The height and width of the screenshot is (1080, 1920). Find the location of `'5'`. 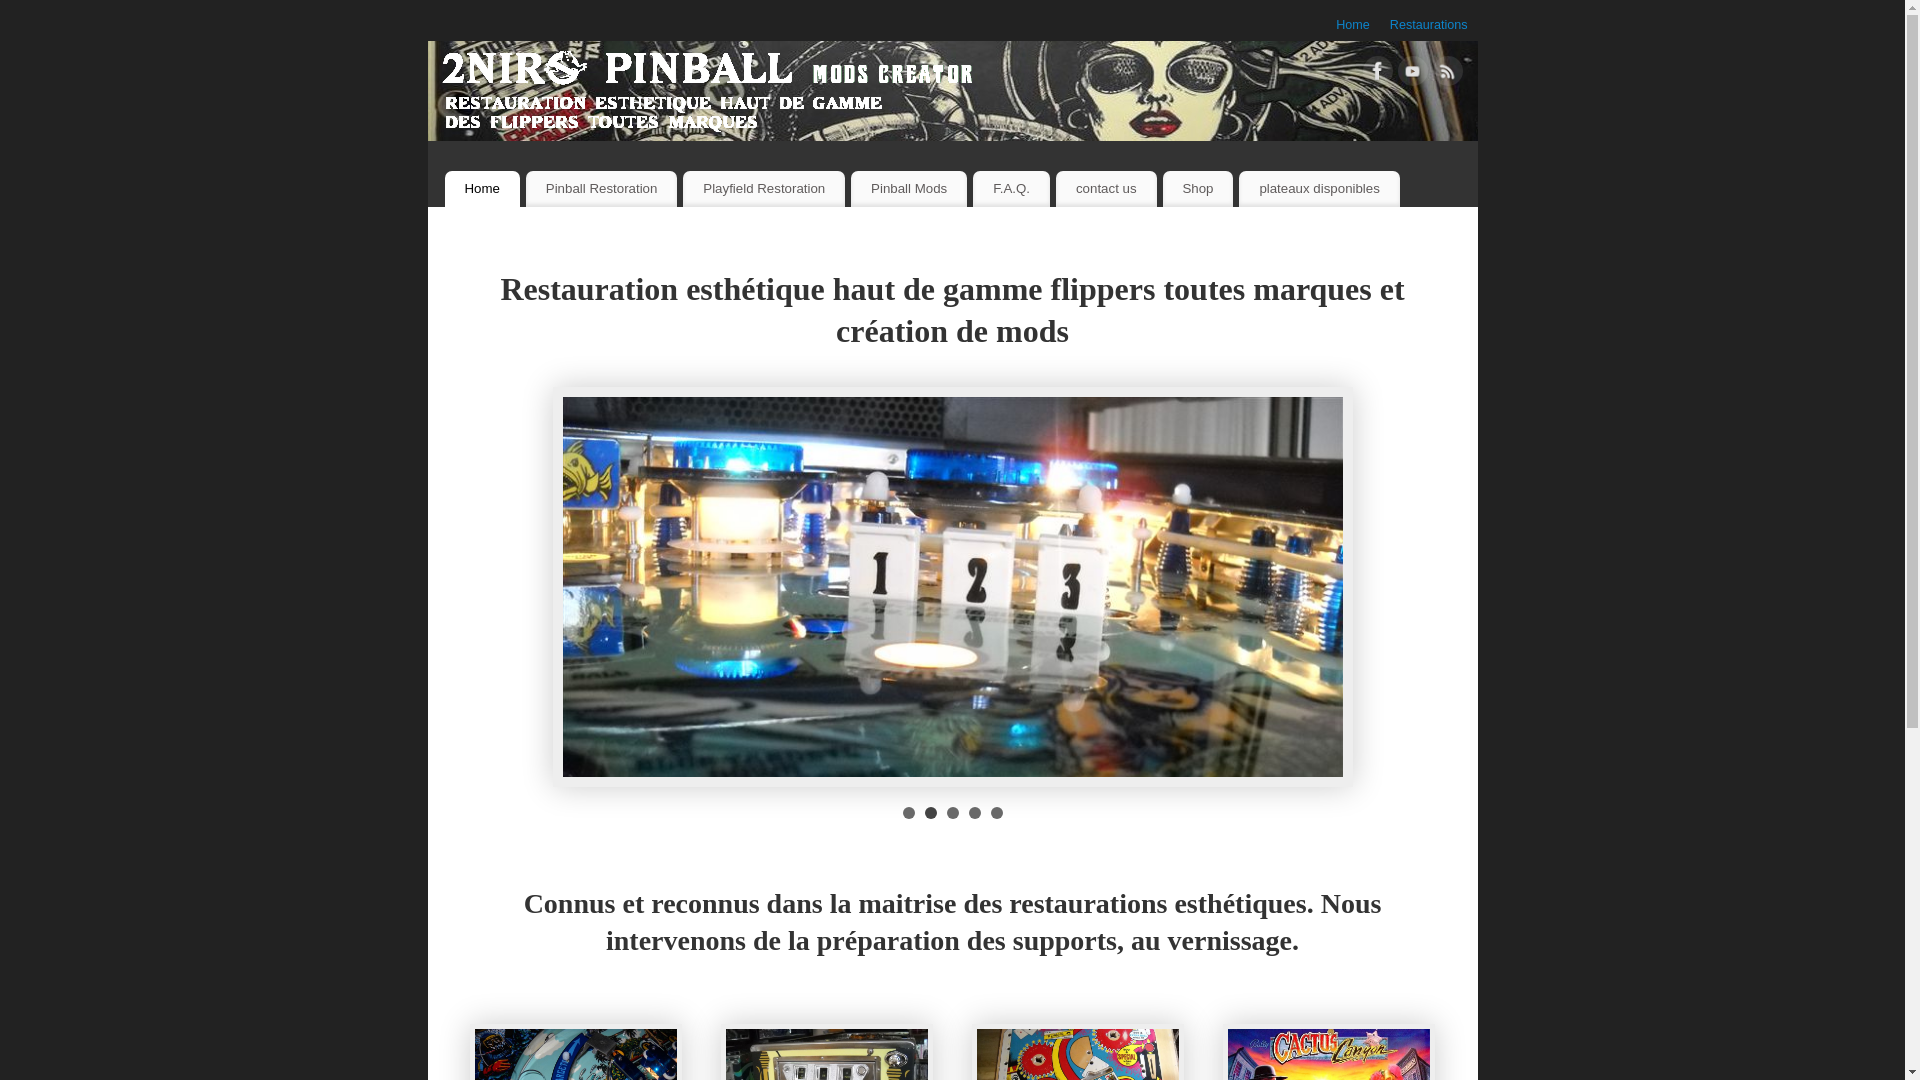

'5' is located at coordinates (989, 813).